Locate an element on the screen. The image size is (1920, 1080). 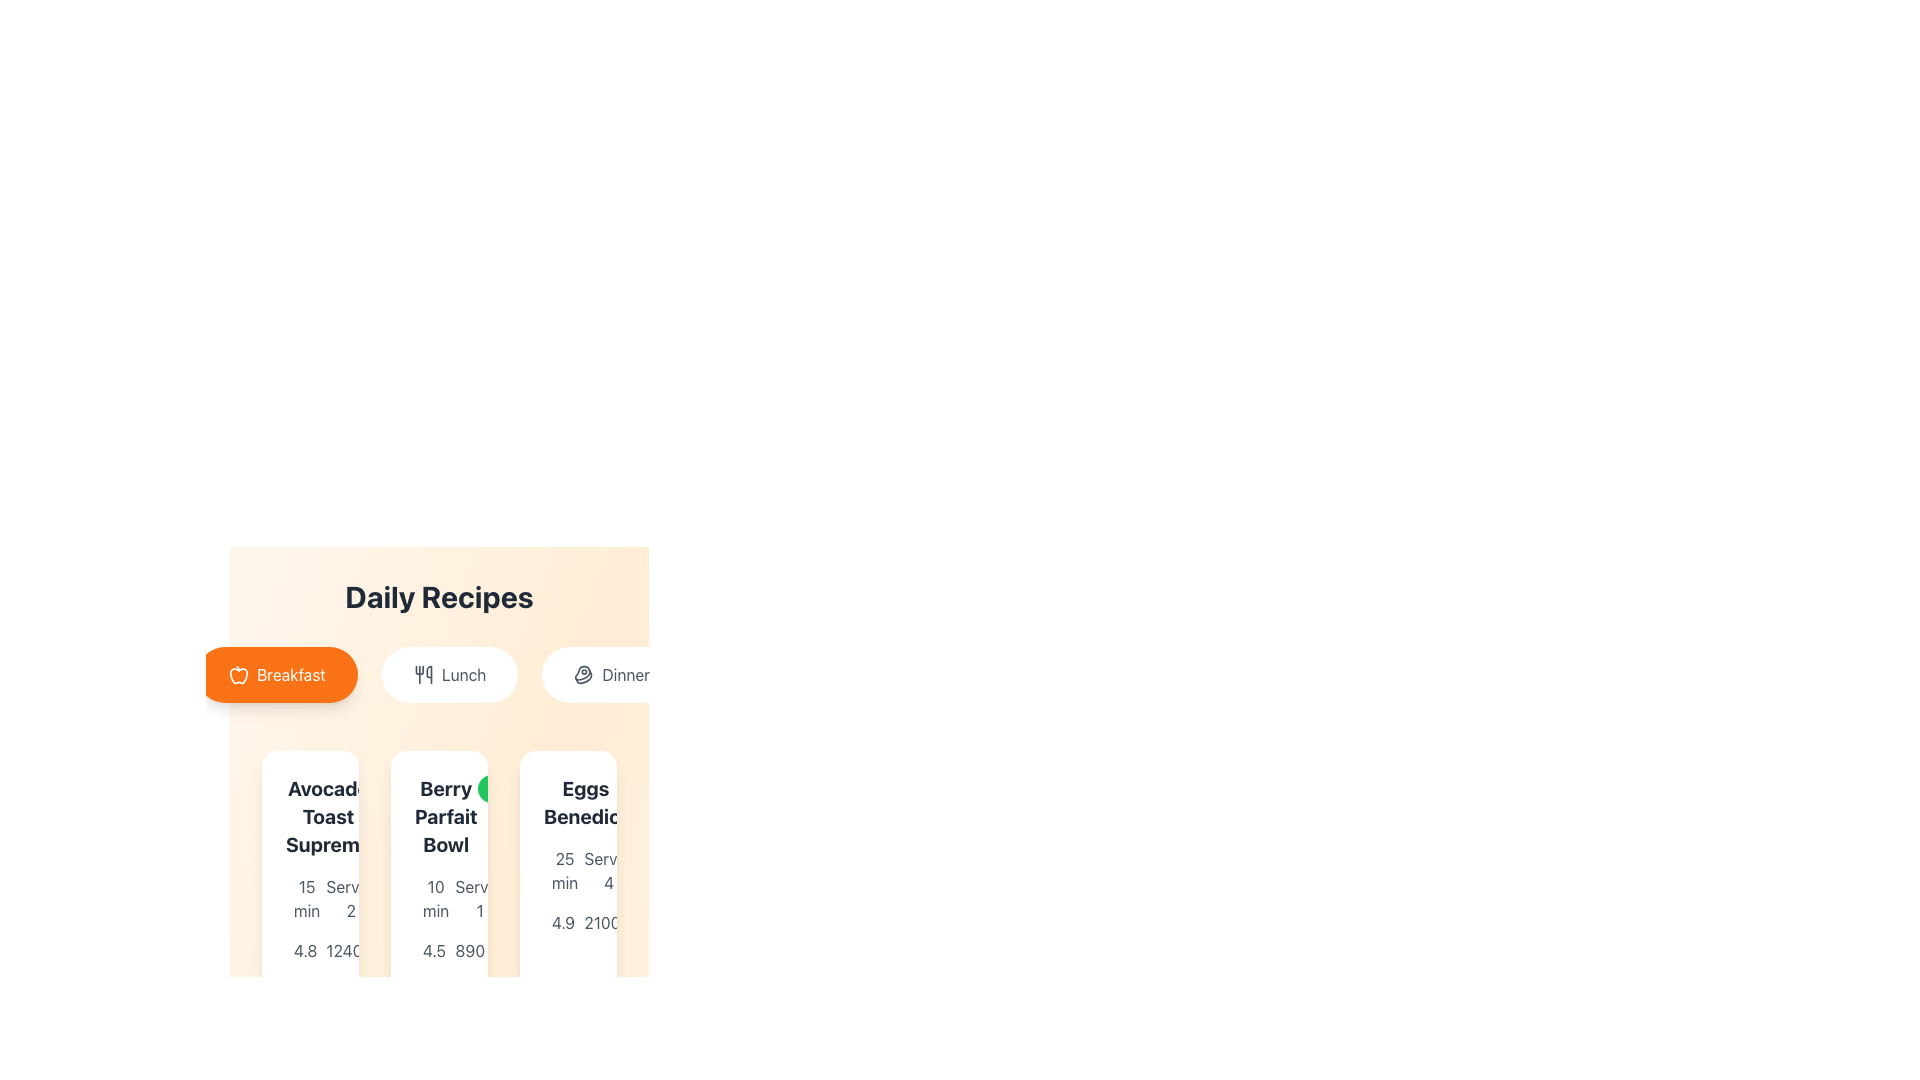
the informational text block that provides details about the recipe 'Avocado Toast Supreme', including preparation time, servings, rating, and likes is located at coordinates (309, 918).